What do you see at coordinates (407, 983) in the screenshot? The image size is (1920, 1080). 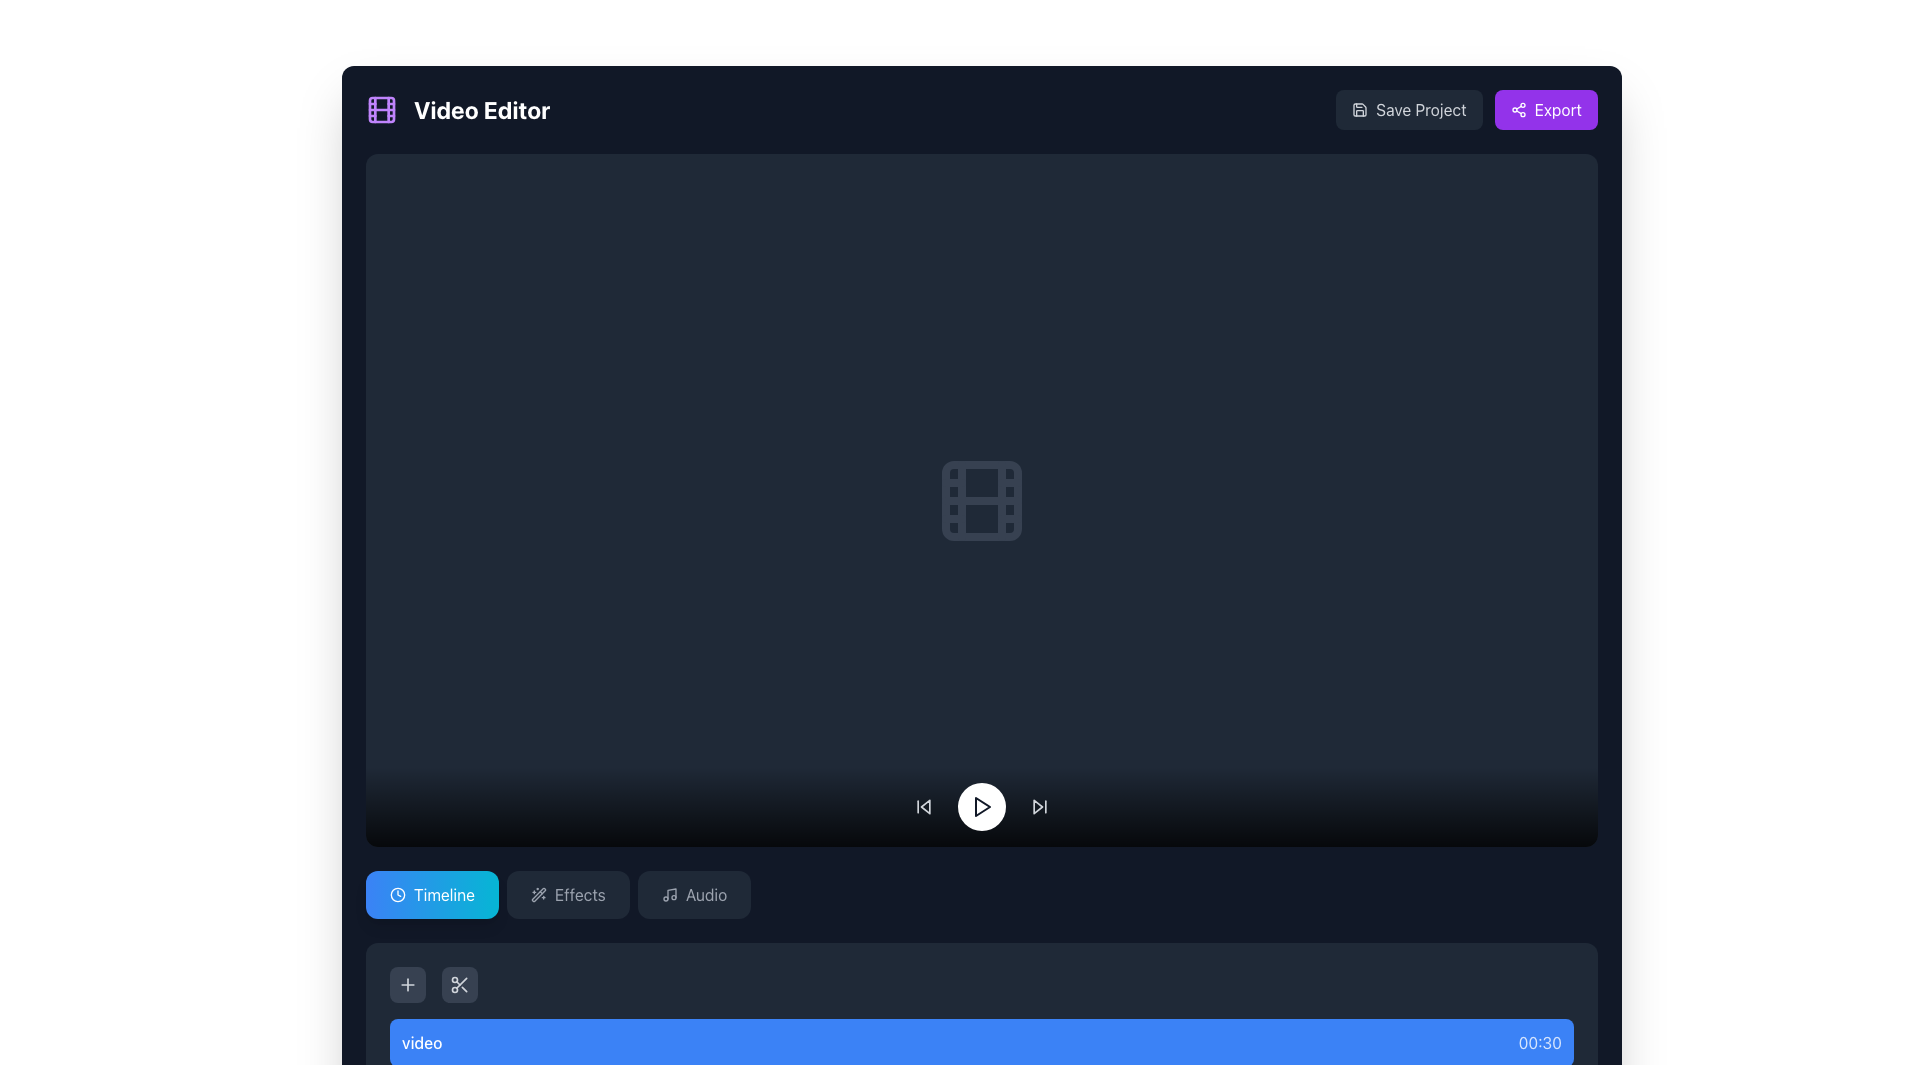 I see `the small square button with a dark gray background and a white plus icon, located just above the timeline's blue 'video' label in the bottom left quadrant of the interface` at bounding box center [407, 983].